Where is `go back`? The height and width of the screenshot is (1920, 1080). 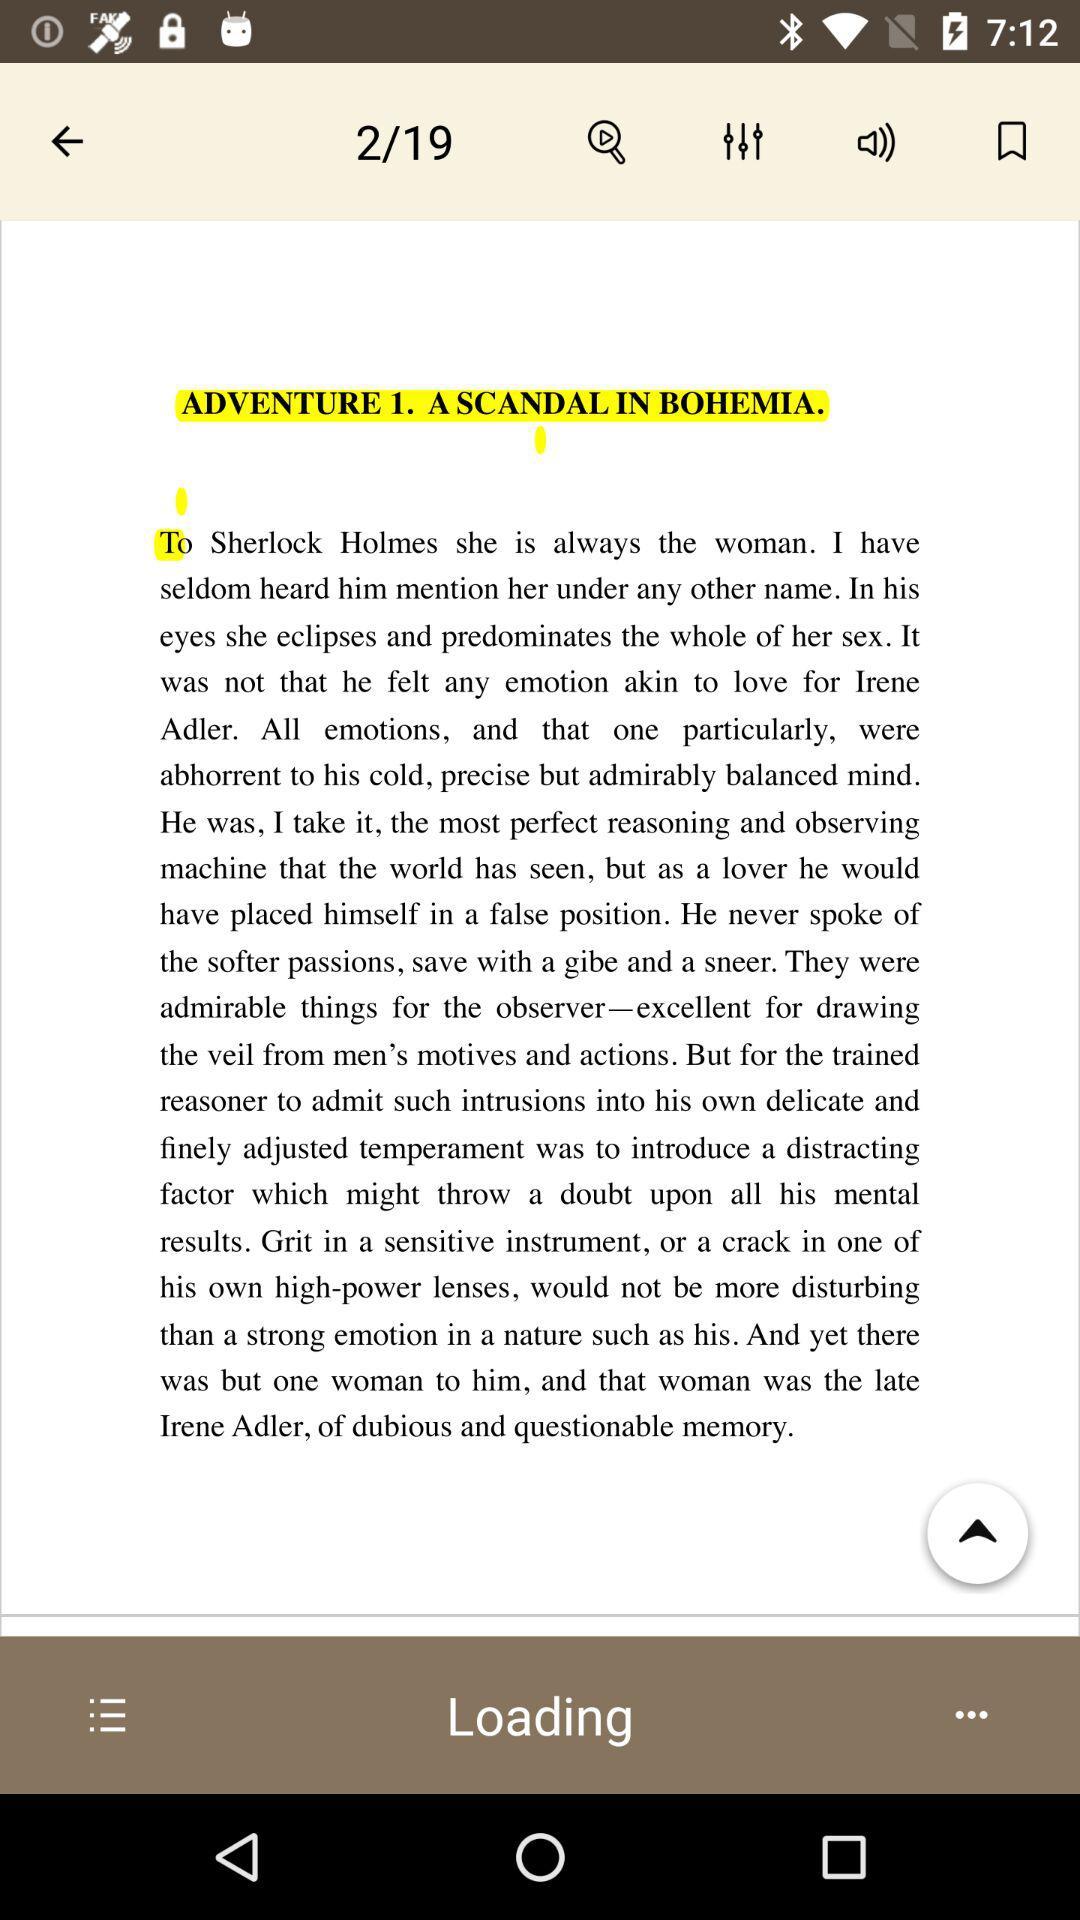
go back is located at coordinates (66, 140).